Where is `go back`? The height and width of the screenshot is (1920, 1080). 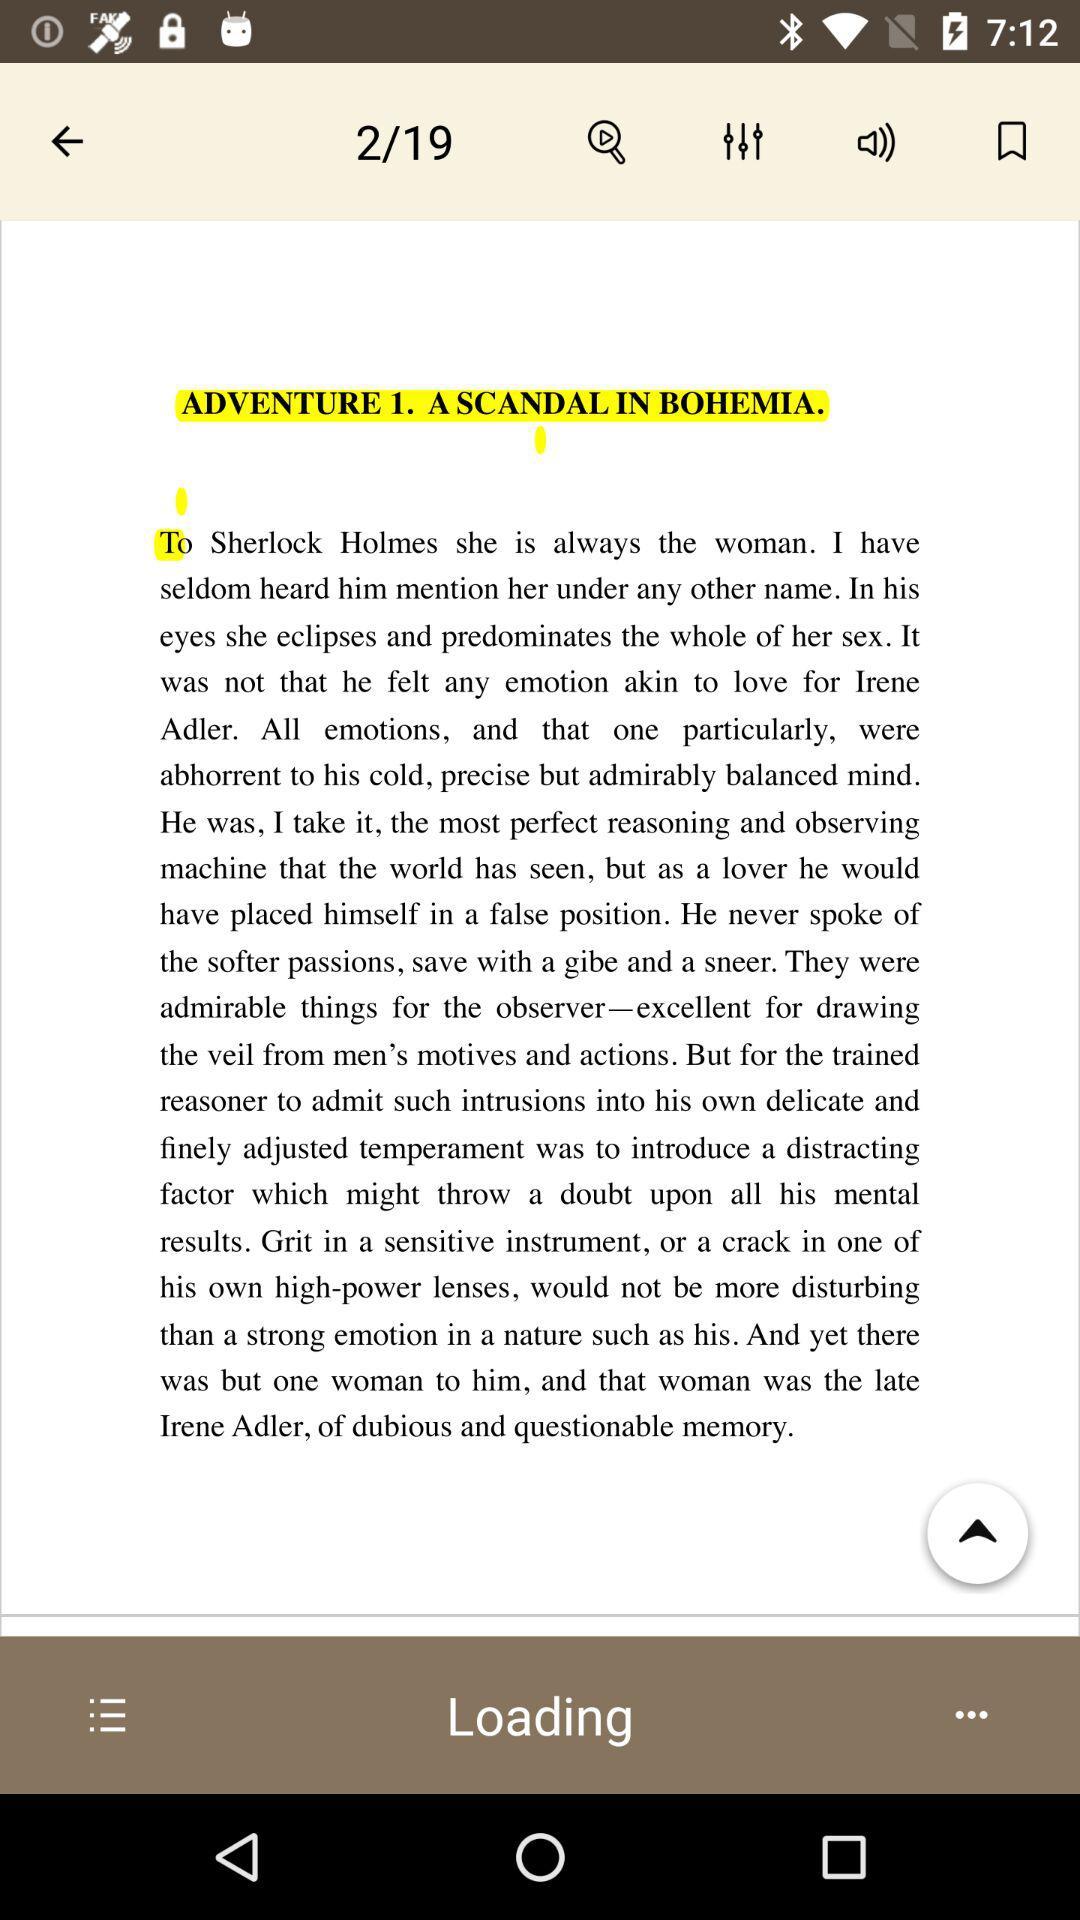
go back is located at coordinates (66, 140).